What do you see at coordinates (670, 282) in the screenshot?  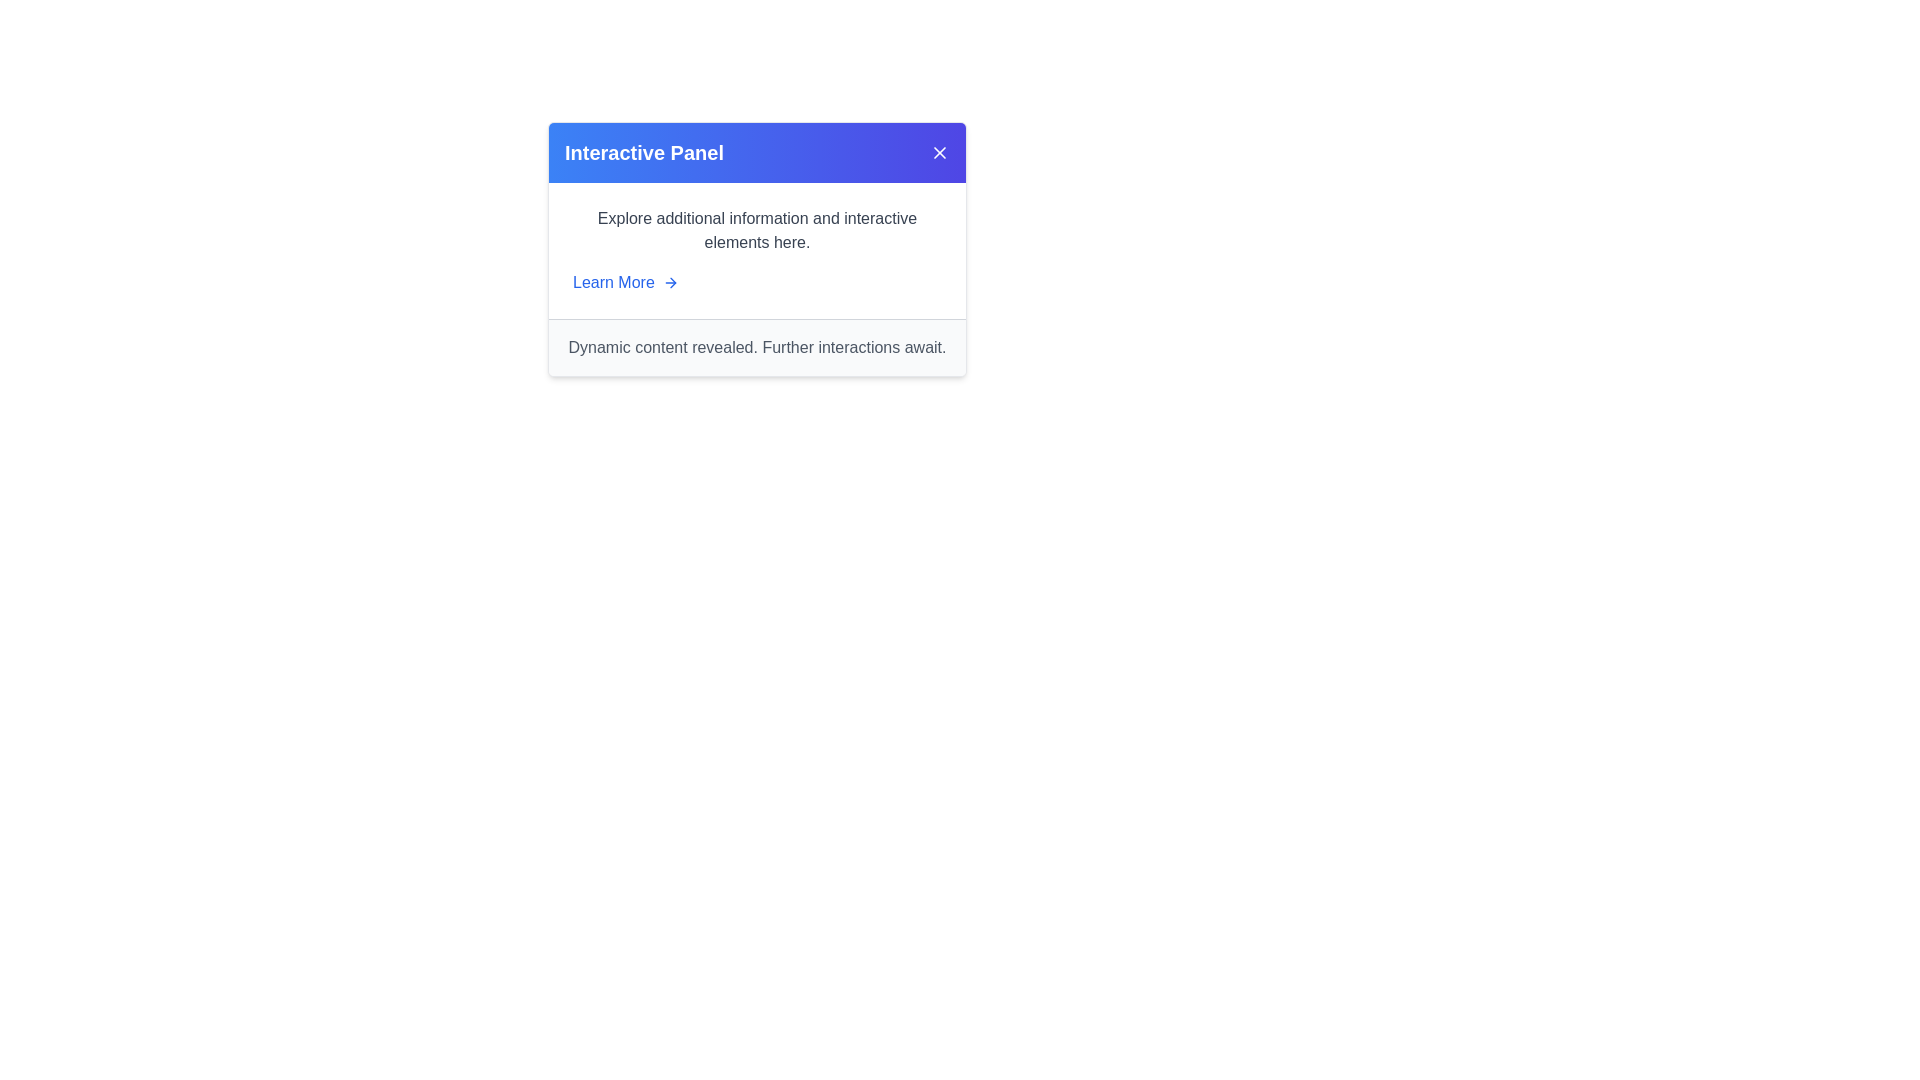 I see `the rightward-pointing arrow icon with a blue outline located next to the 'Learn More' text link` at bounding box center [670, 282].